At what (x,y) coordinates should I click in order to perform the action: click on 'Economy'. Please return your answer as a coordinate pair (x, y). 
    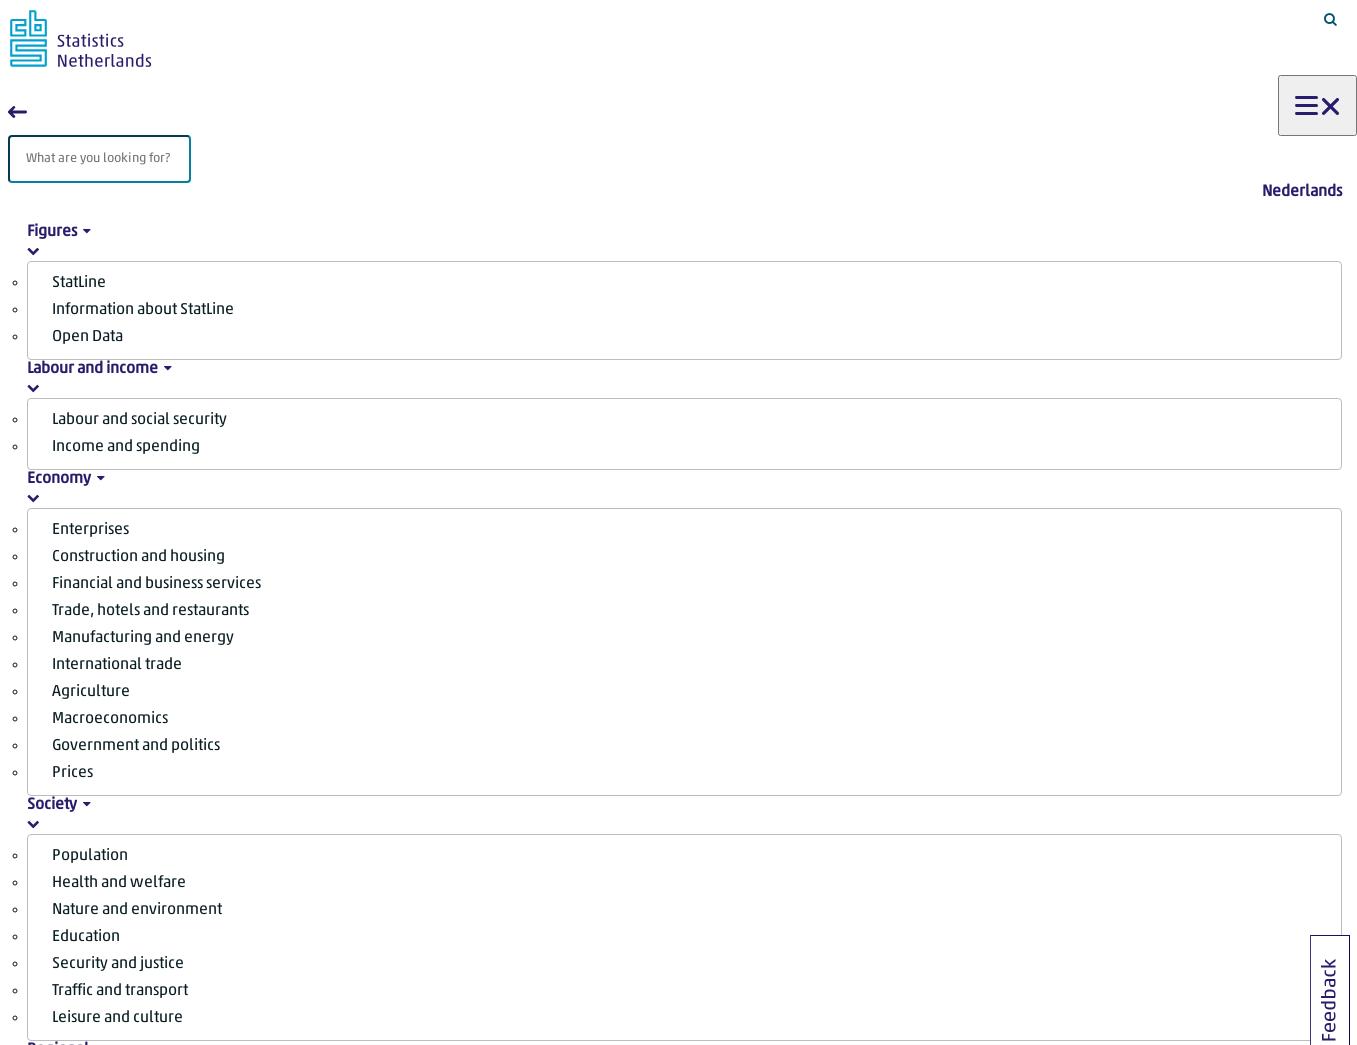
    Looking at the image, I should click on (59, 478).